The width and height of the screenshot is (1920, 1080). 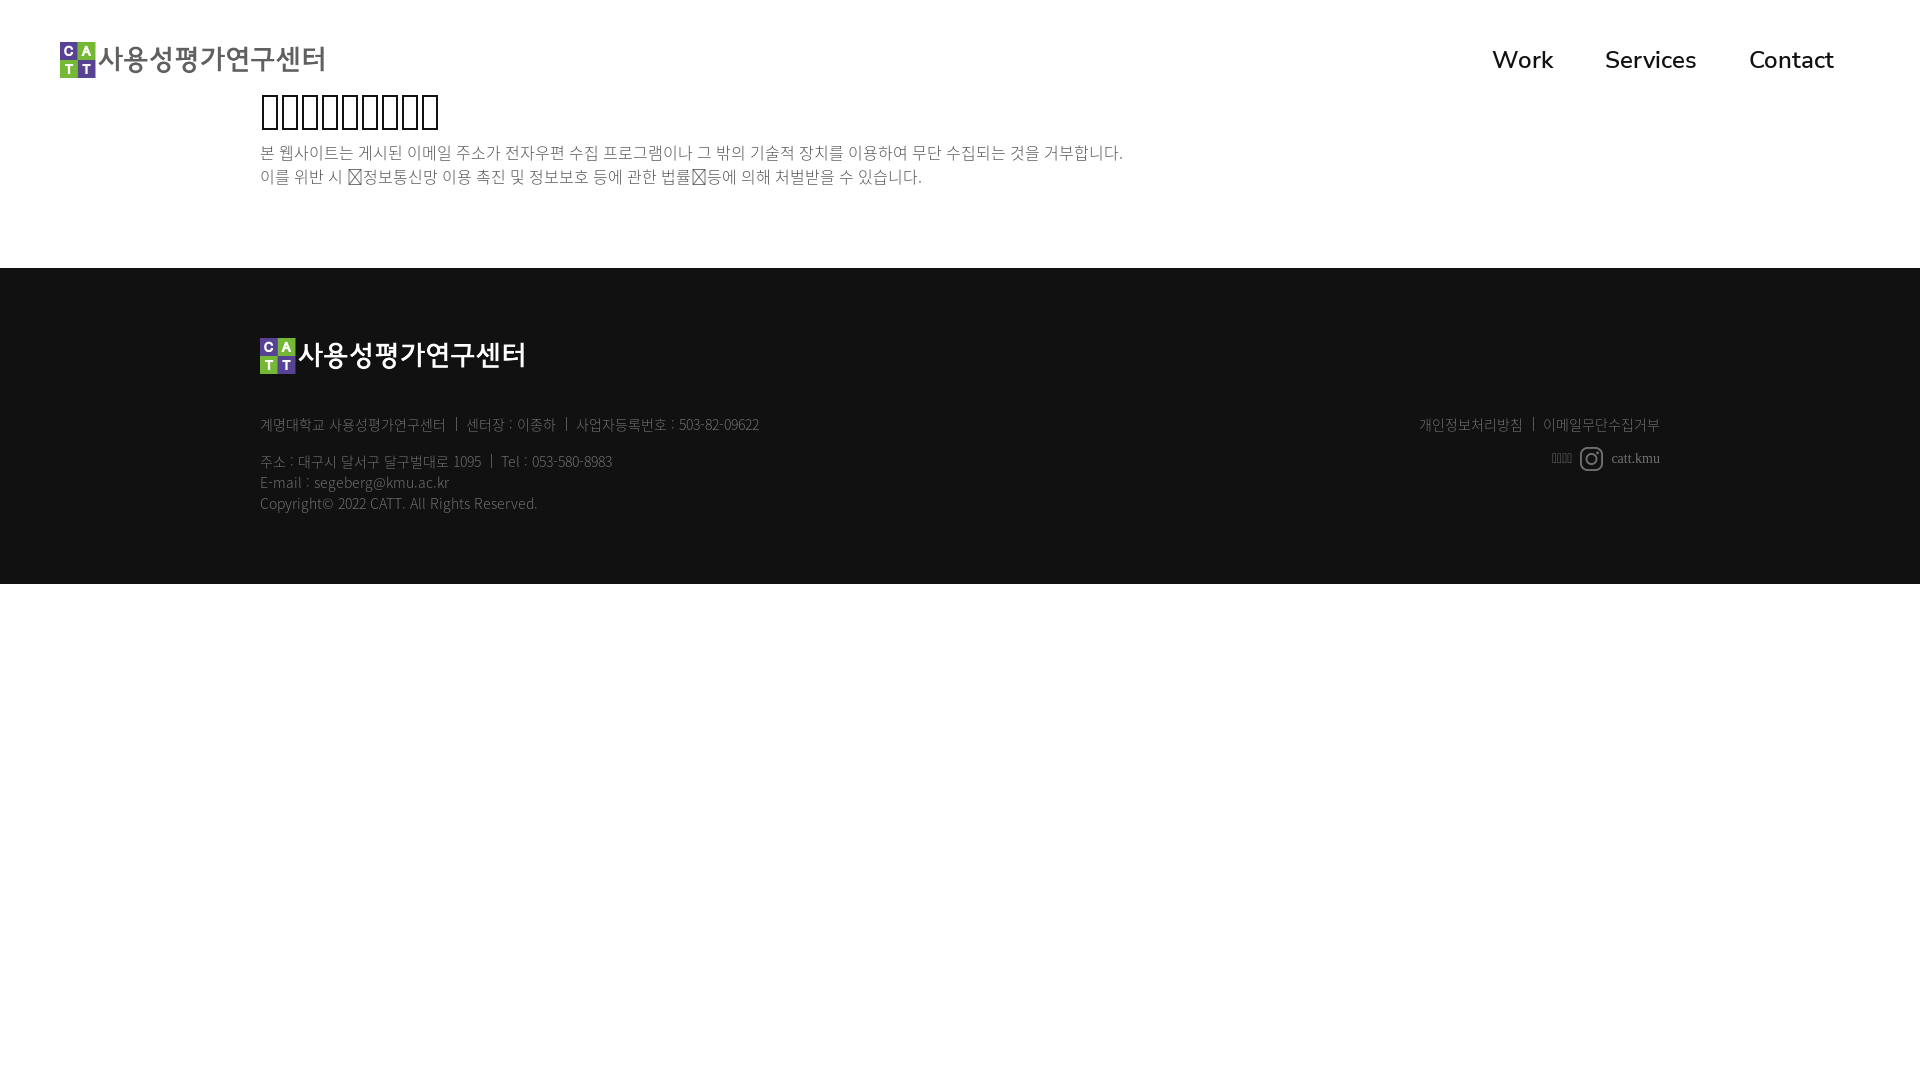 What do you see at coordinates (1722, 59) in the screenshot?
I see `'Contact'` at bounding box center [1722, 59].